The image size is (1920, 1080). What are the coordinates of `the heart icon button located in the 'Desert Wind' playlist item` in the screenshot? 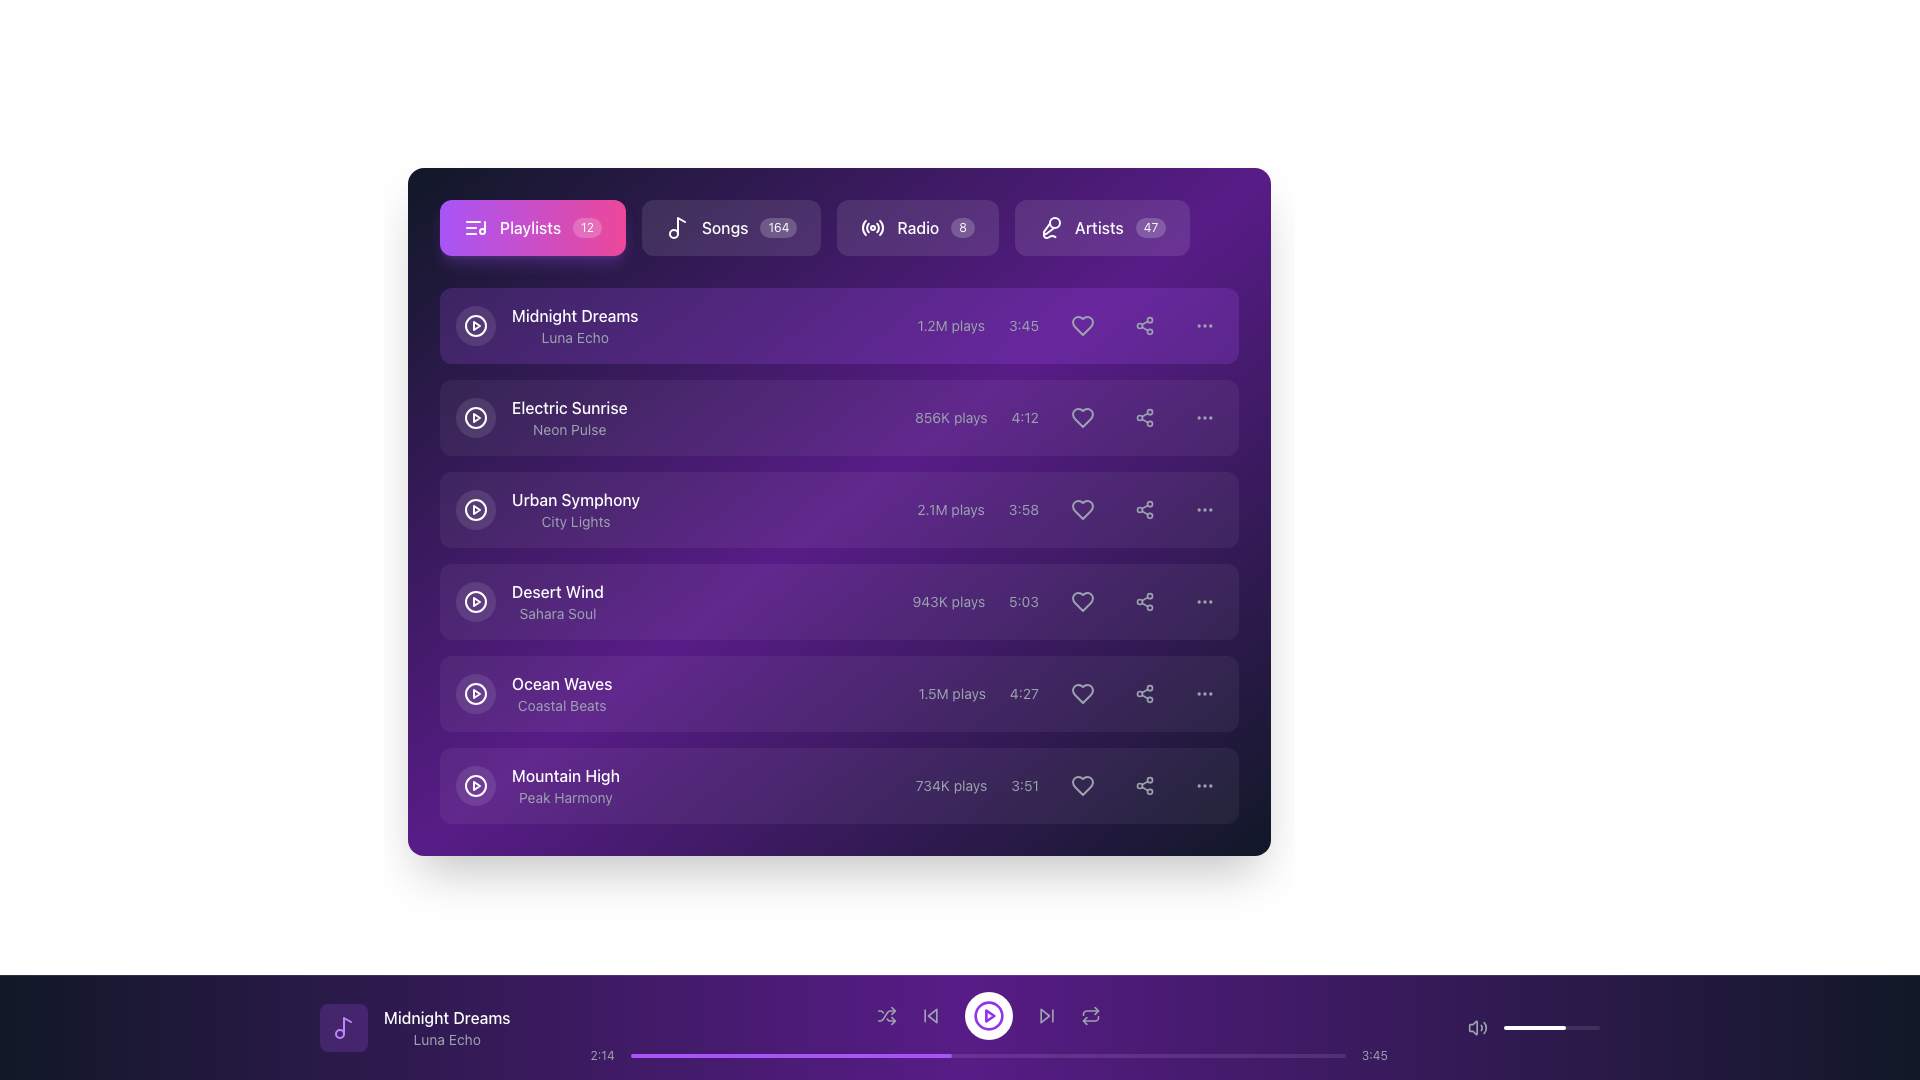 It's located at (1082, 600).